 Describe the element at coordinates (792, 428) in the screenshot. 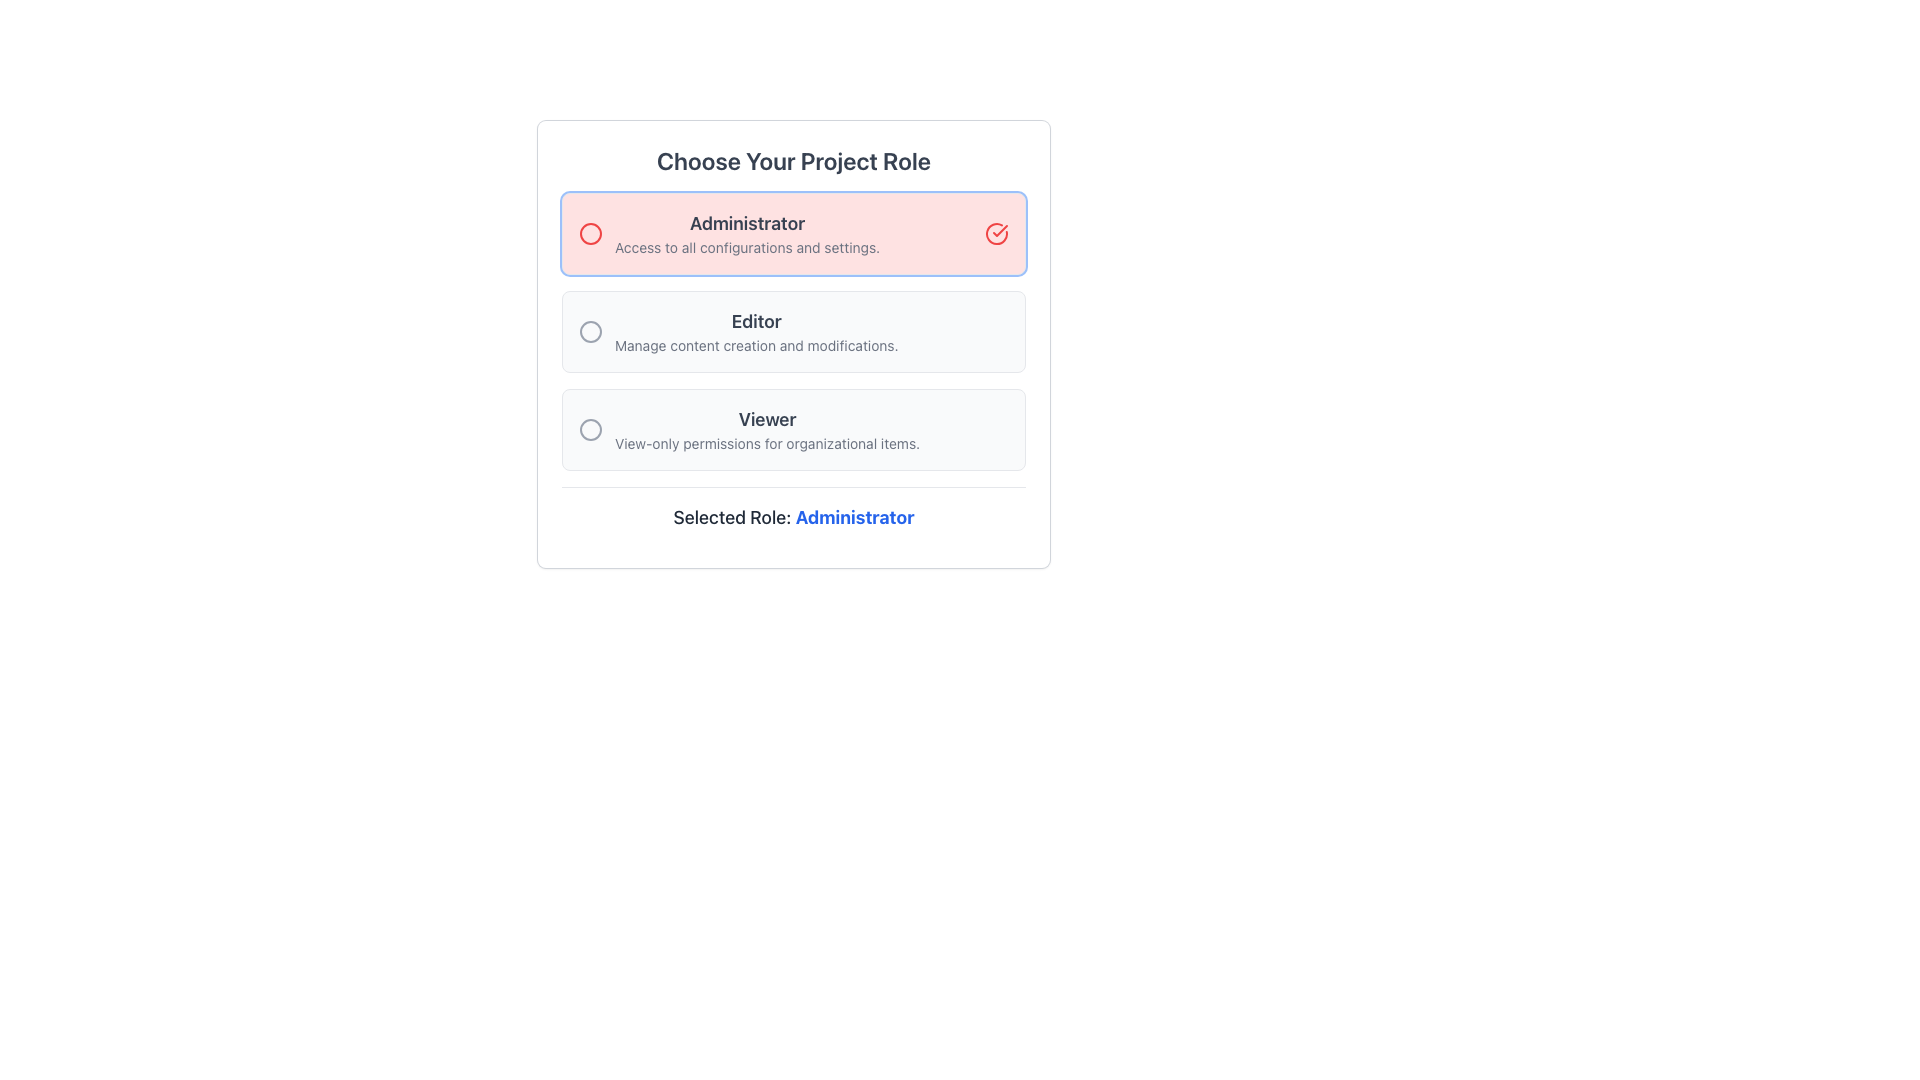

I see `the 'Viewer' selectable card to visualize its hover effect, which is the third option in a vertical stack of role selection cards` at that location.